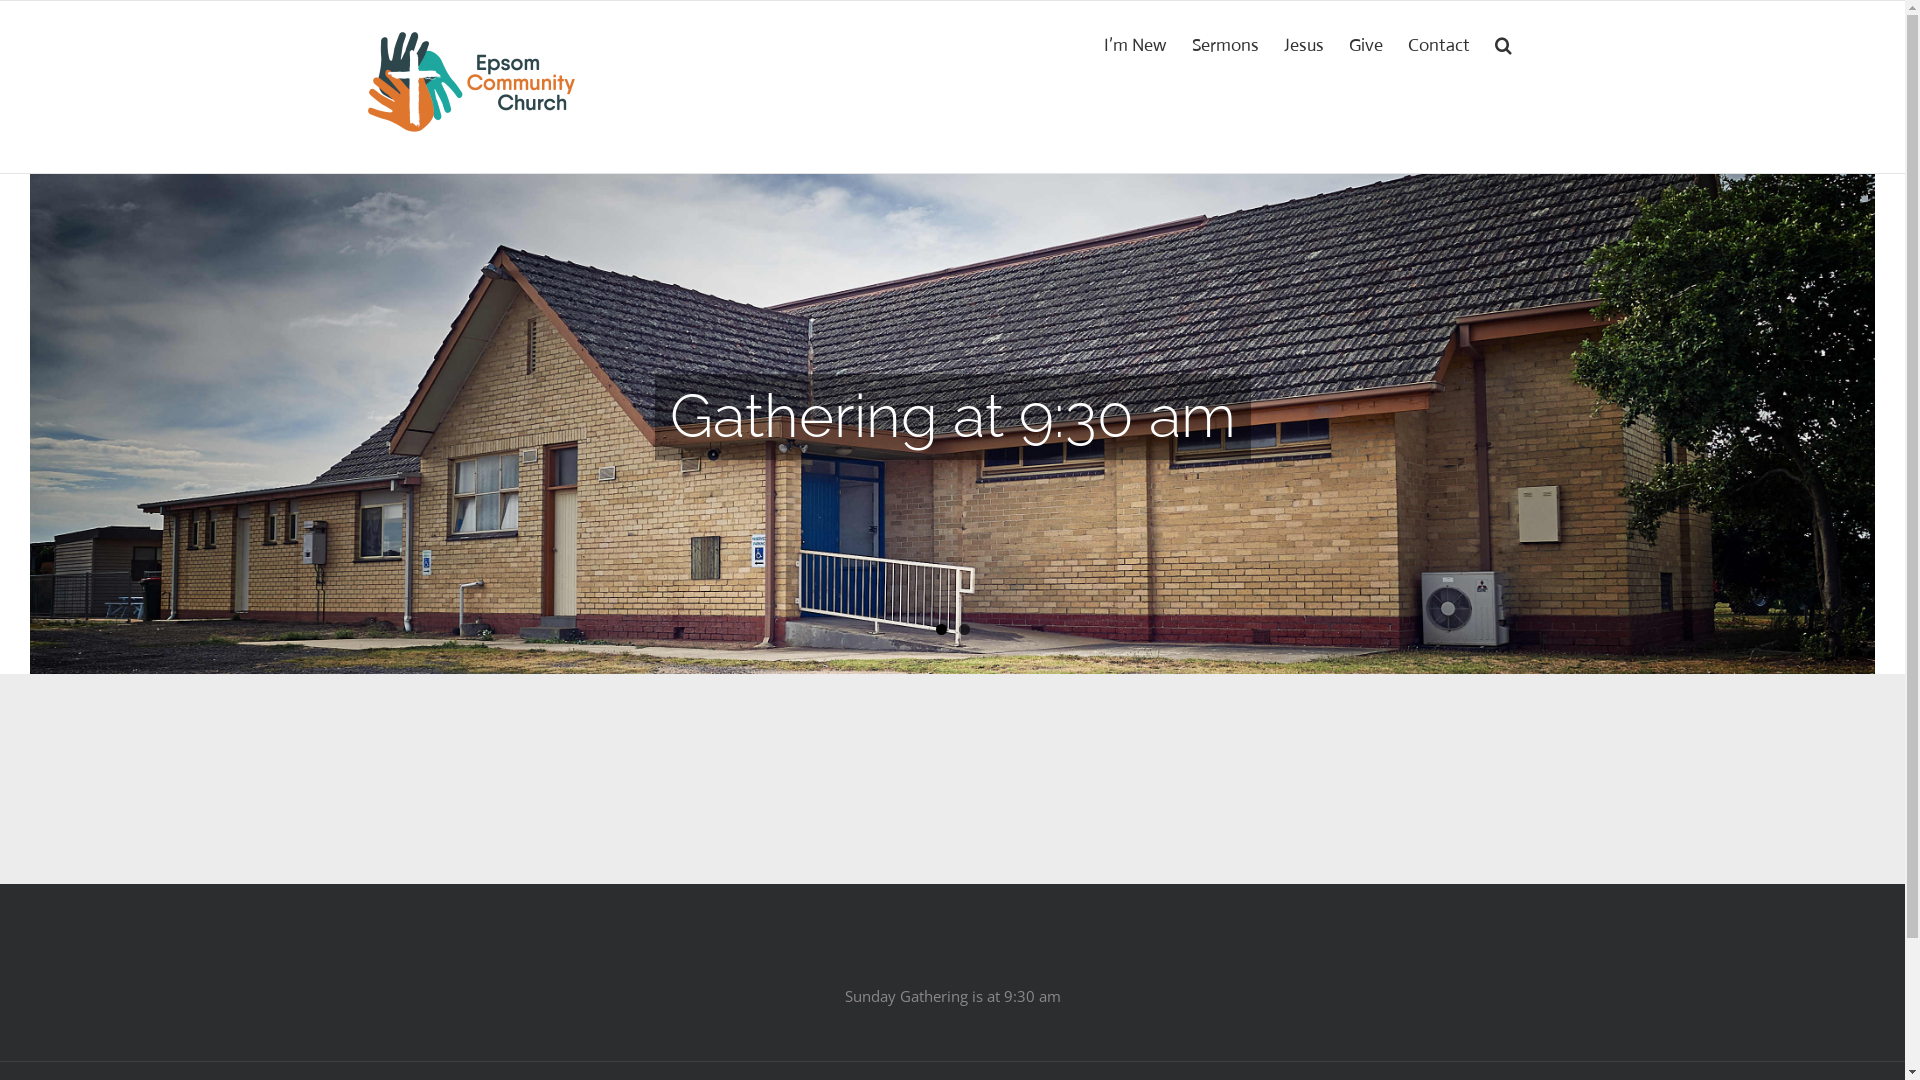  I want to click on '1', so click(940, 628).